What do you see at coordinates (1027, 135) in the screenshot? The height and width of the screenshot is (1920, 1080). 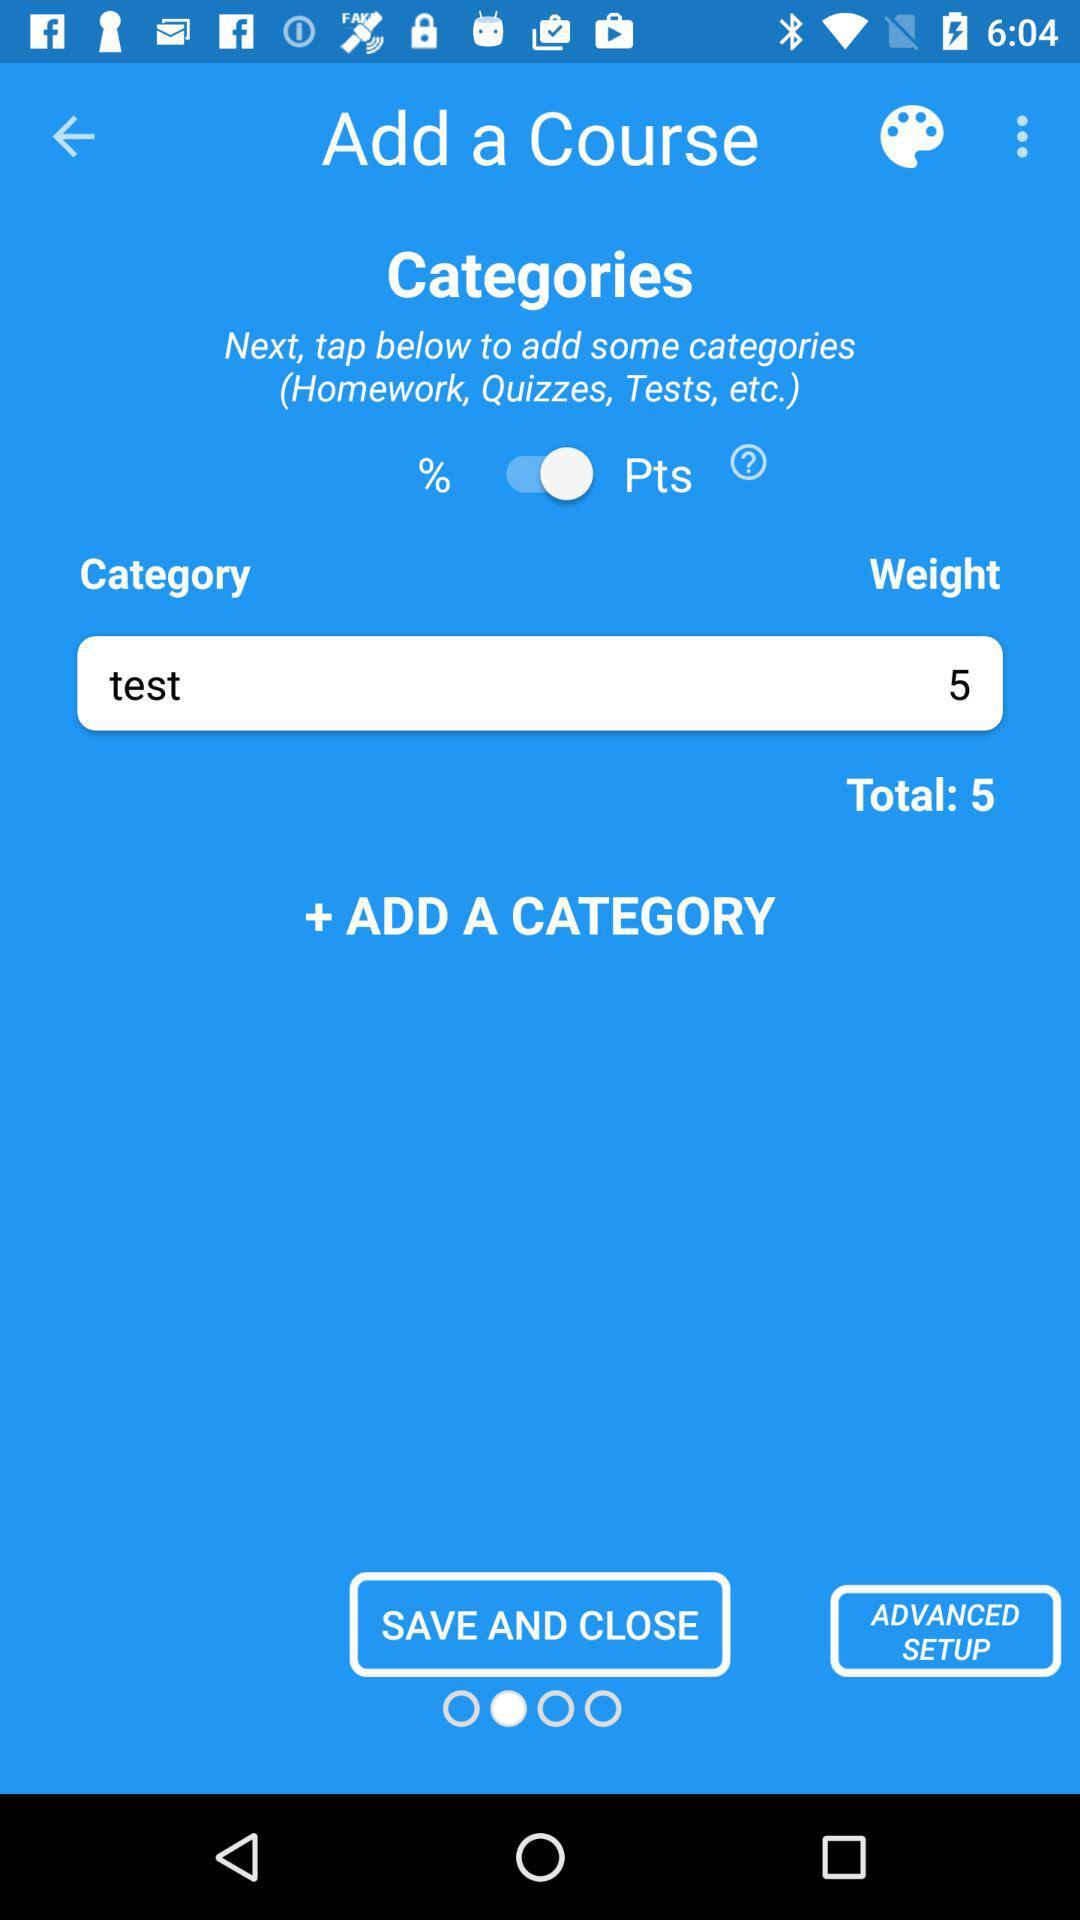 I see `the icon above categories item` at bounding box center [1027, 135].